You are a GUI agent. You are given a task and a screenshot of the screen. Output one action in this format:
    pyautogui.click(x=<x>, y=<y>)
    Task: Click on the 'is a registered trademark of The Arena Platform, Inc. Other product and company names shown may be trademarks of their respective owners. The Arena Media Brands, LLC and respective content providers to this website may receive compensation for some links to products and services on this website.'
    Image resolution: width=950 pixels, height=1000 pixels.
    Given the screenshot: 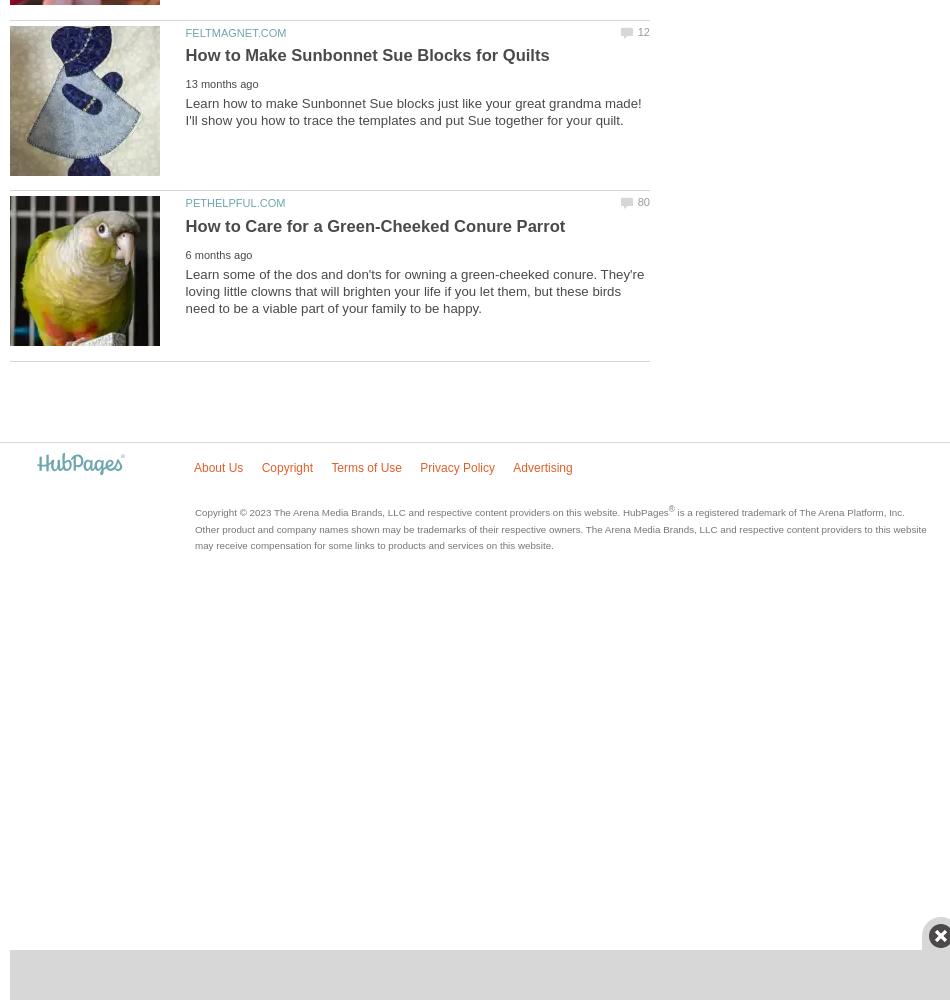 What is the action you would take?
    pyautogui.click(x=560, y=529)
    